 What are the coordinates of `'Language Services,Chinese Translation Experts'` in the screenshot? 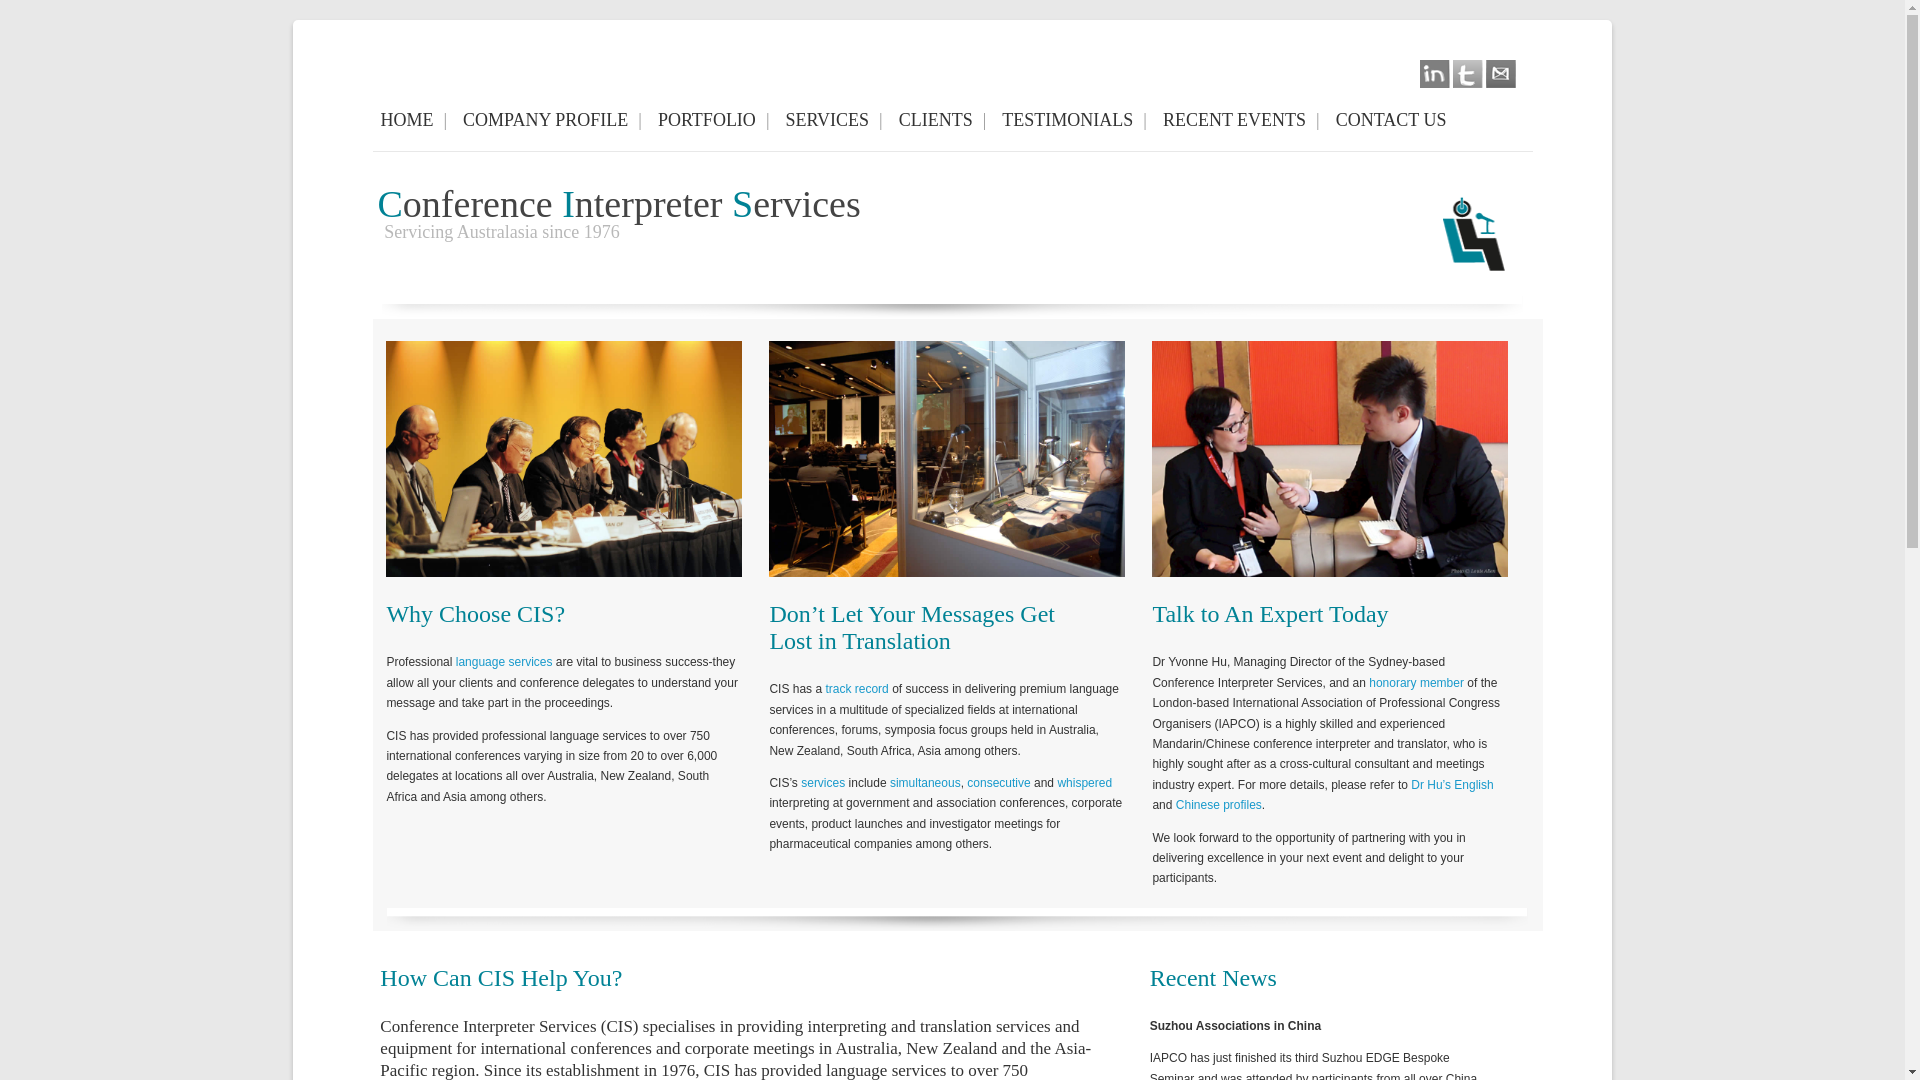 It's located at (1329, 459).